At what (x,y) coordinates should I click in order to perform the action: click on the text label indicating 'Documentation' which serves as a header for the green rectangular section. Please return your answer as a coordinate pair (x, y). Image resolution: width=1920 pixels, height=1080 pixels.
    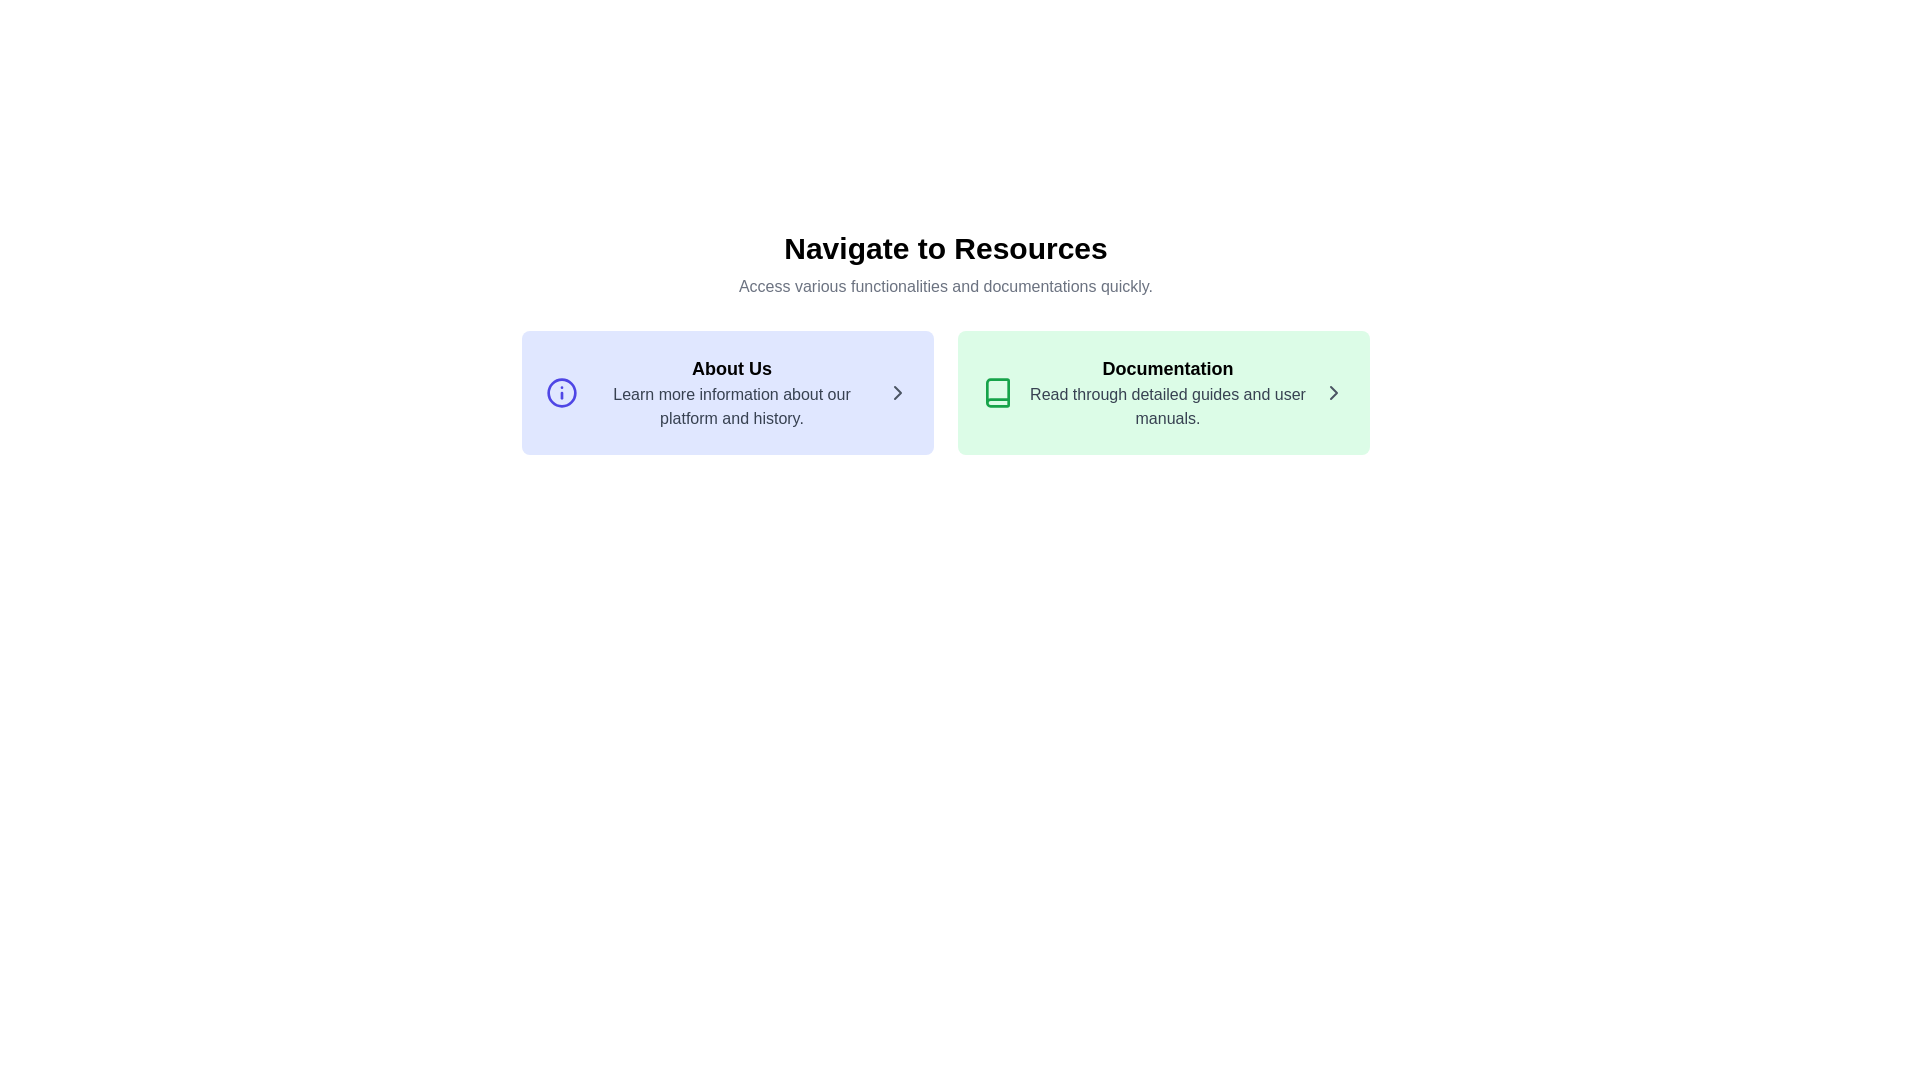
    Looking at the image, I should click on (1167, 369).